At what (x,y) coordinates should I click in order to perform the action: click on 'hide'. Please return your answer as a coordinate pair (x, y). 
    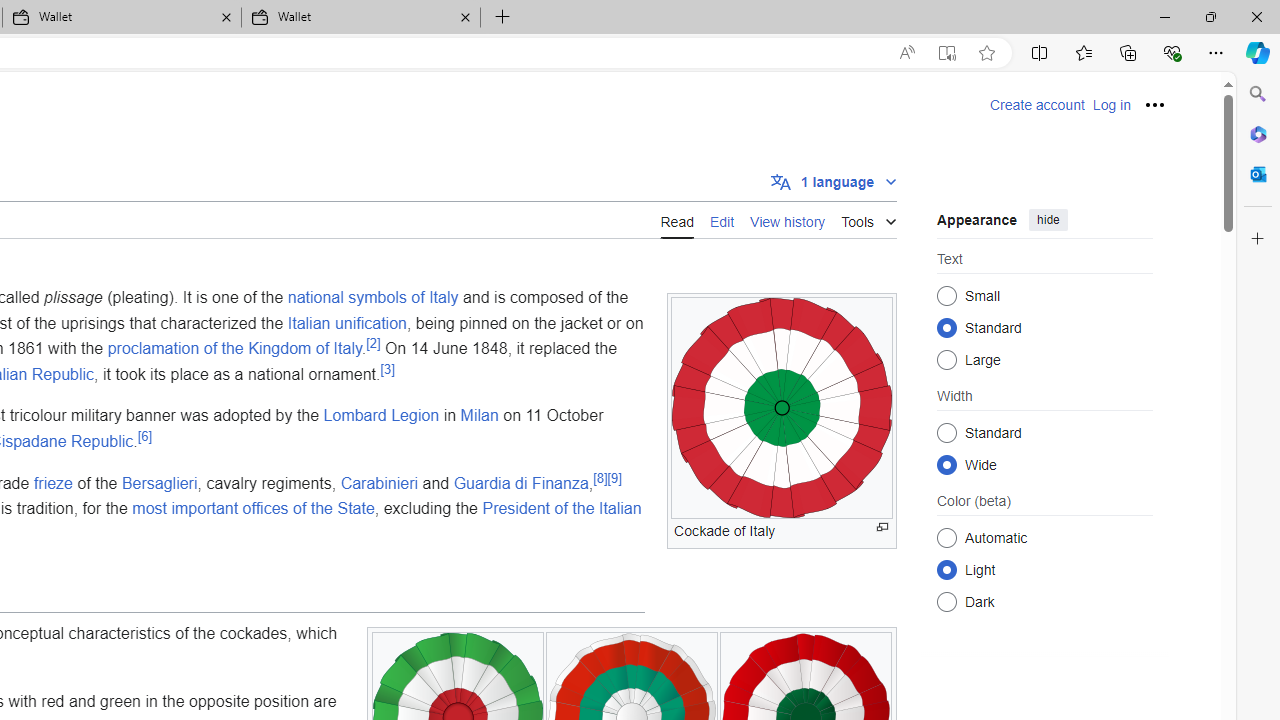
    Looking at the image, I should click on (1047, 219).